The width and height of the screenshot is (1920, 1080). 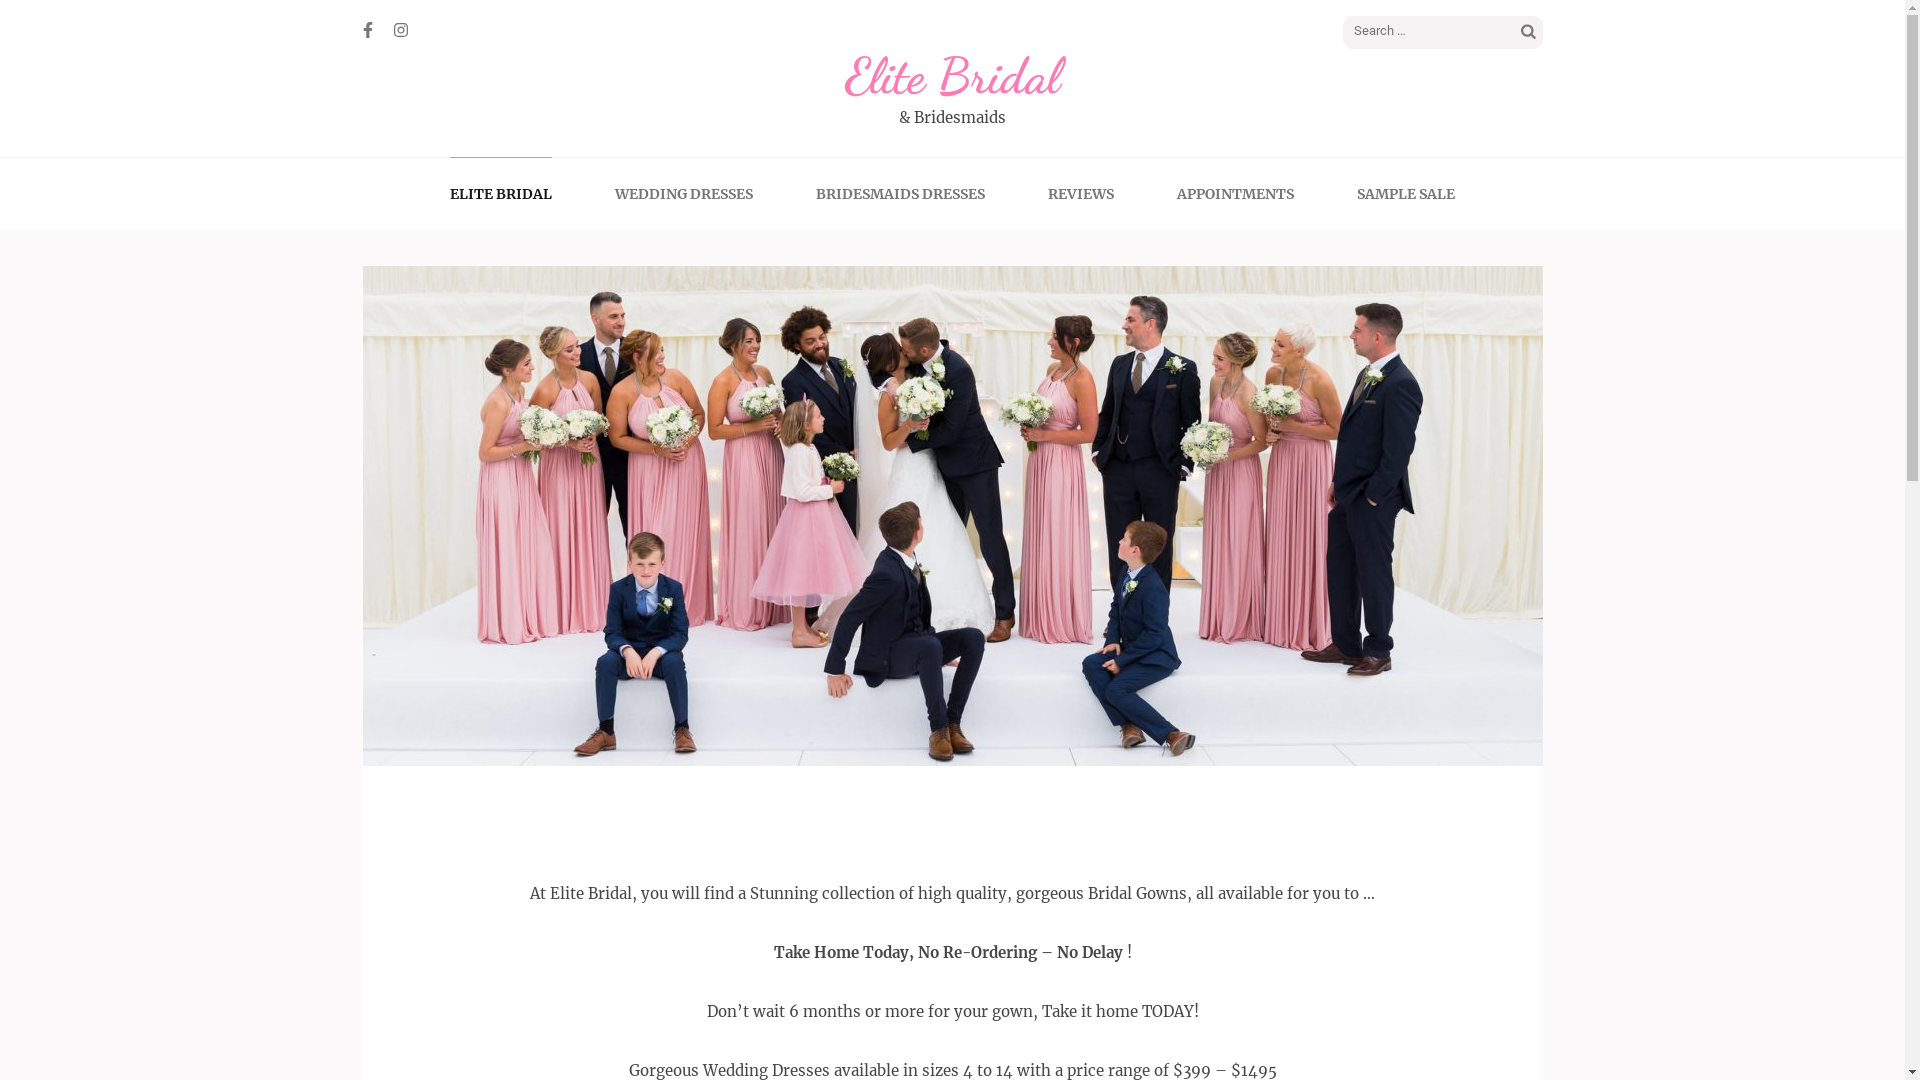 I want to click on 'Search', so click(x=1517, y=33).